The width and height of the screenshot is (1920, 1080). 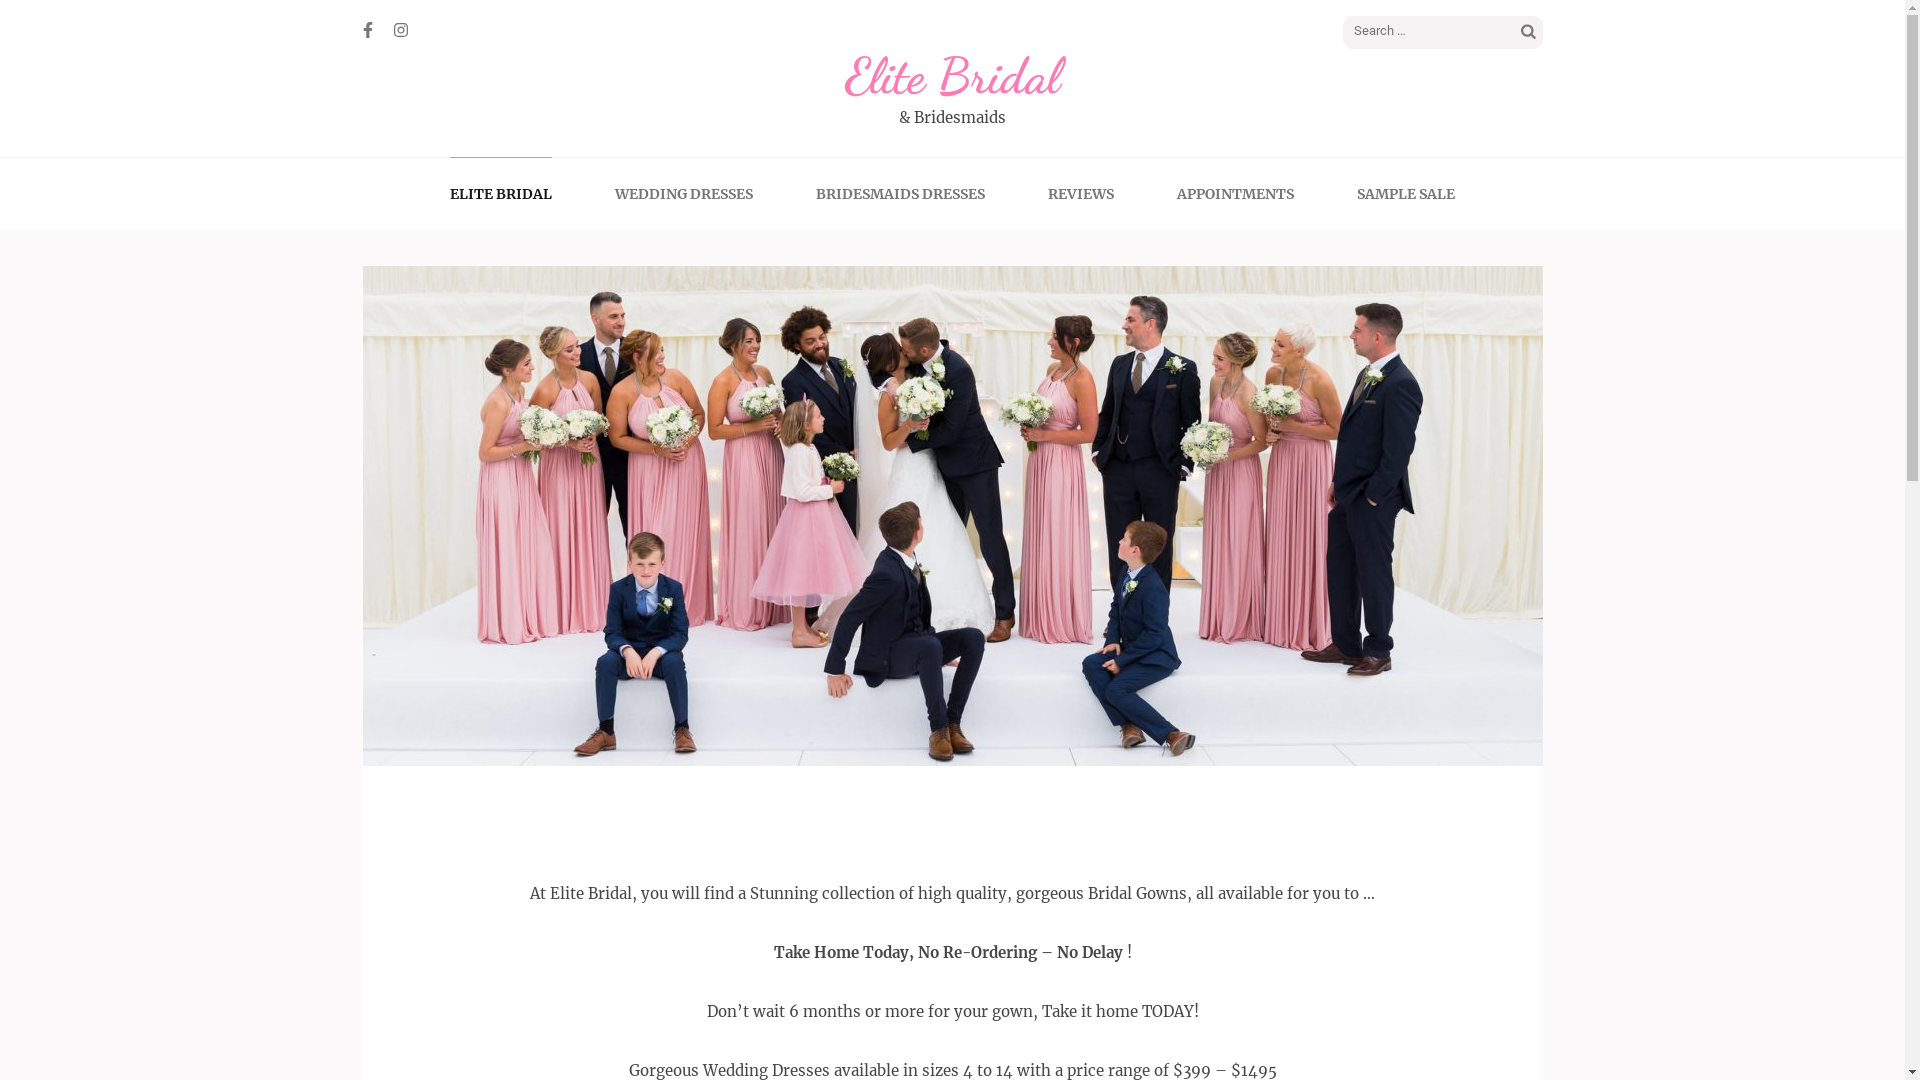 I want to click on 'Search', so click(x=1517, y=33).